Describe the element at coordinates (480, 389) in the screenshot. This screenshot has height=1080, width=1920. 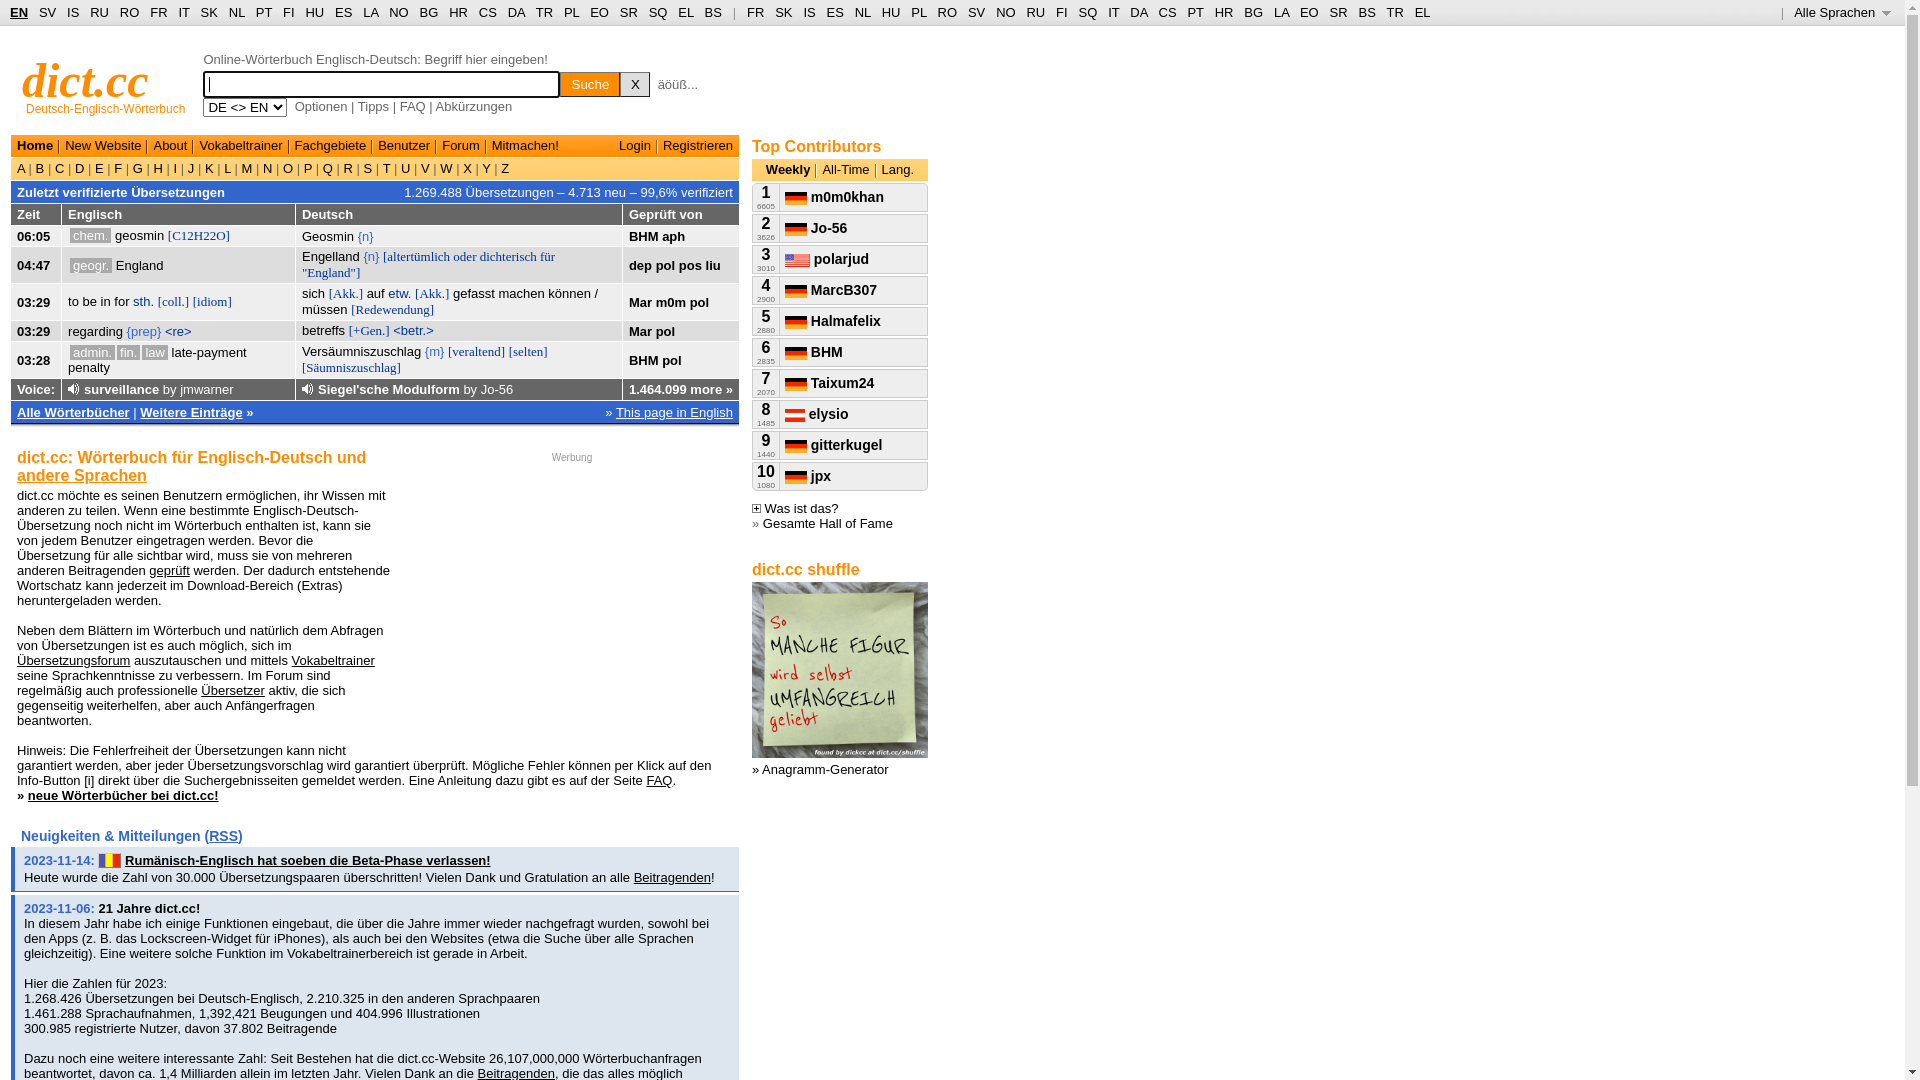
I see `'Jo-56'` at that location.